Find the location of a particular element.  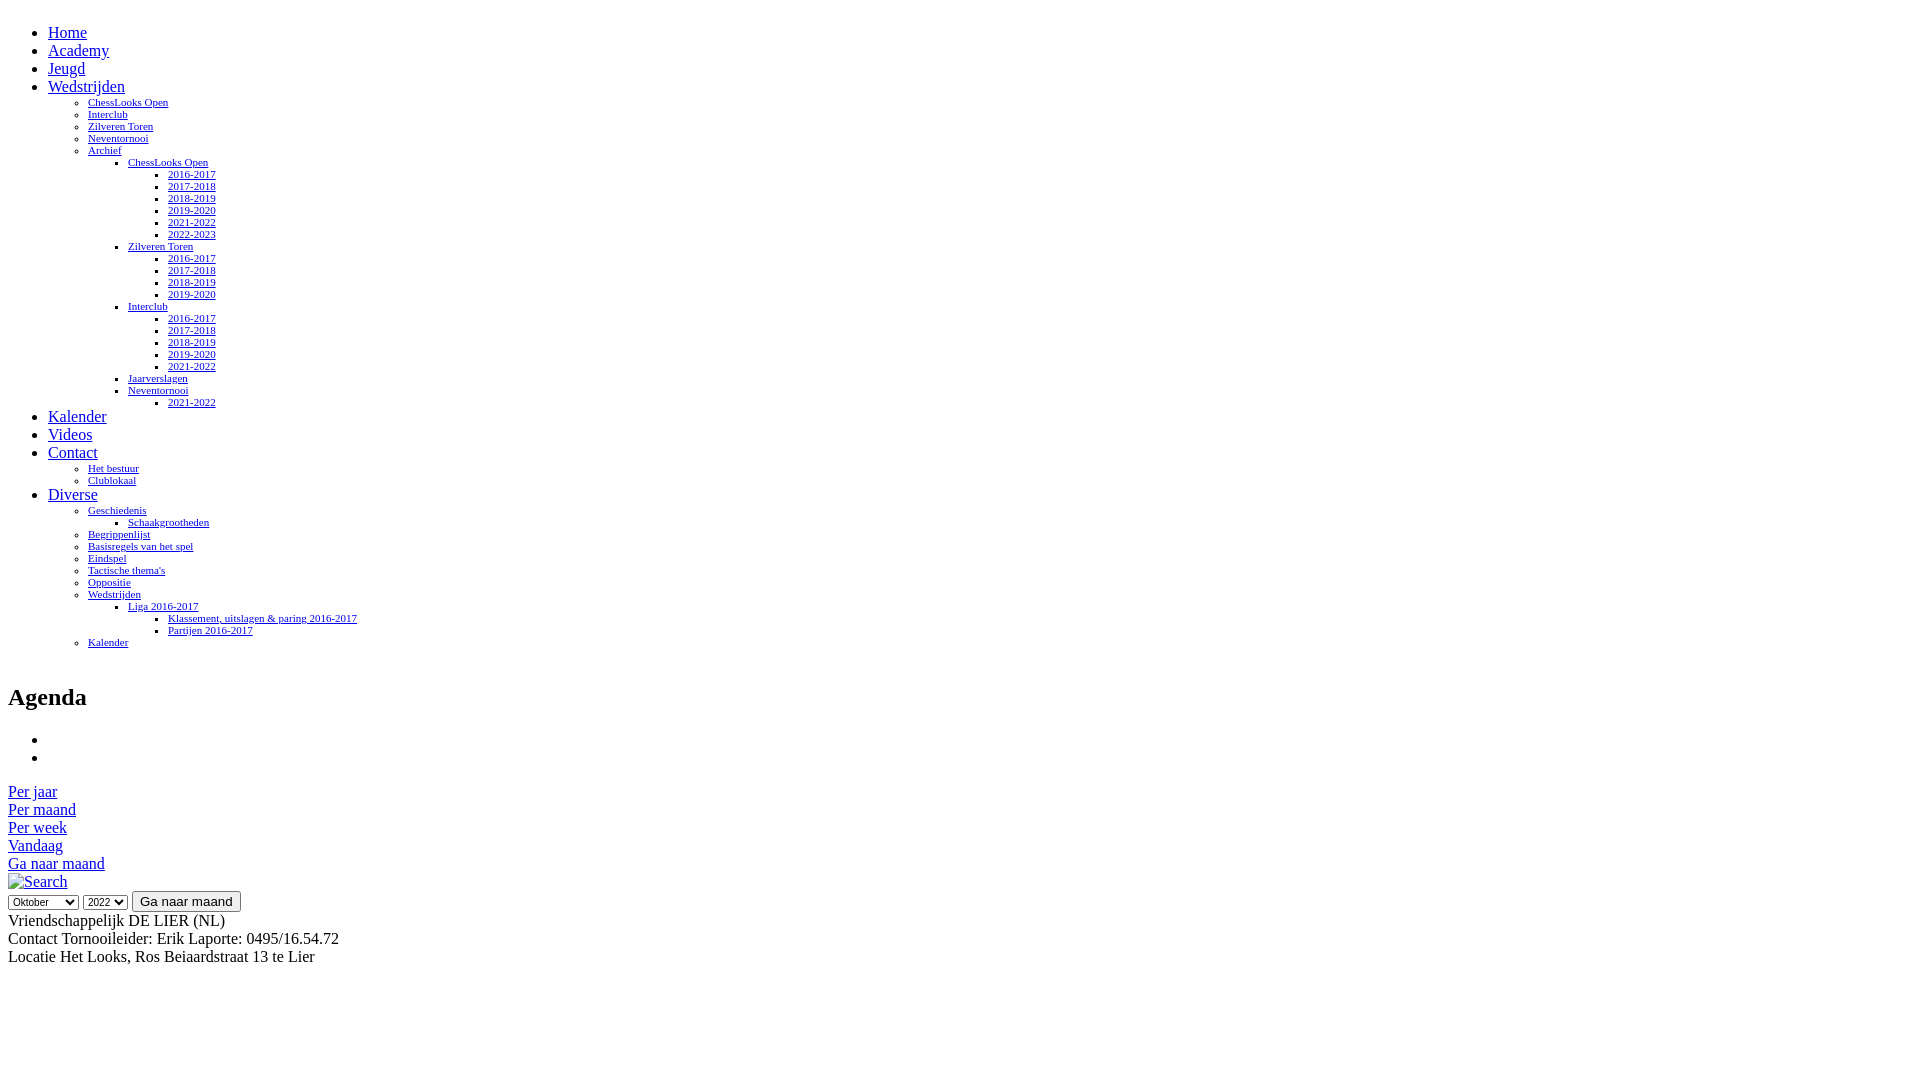

'Zilveren Toren' is located at coordinates (160, 245).